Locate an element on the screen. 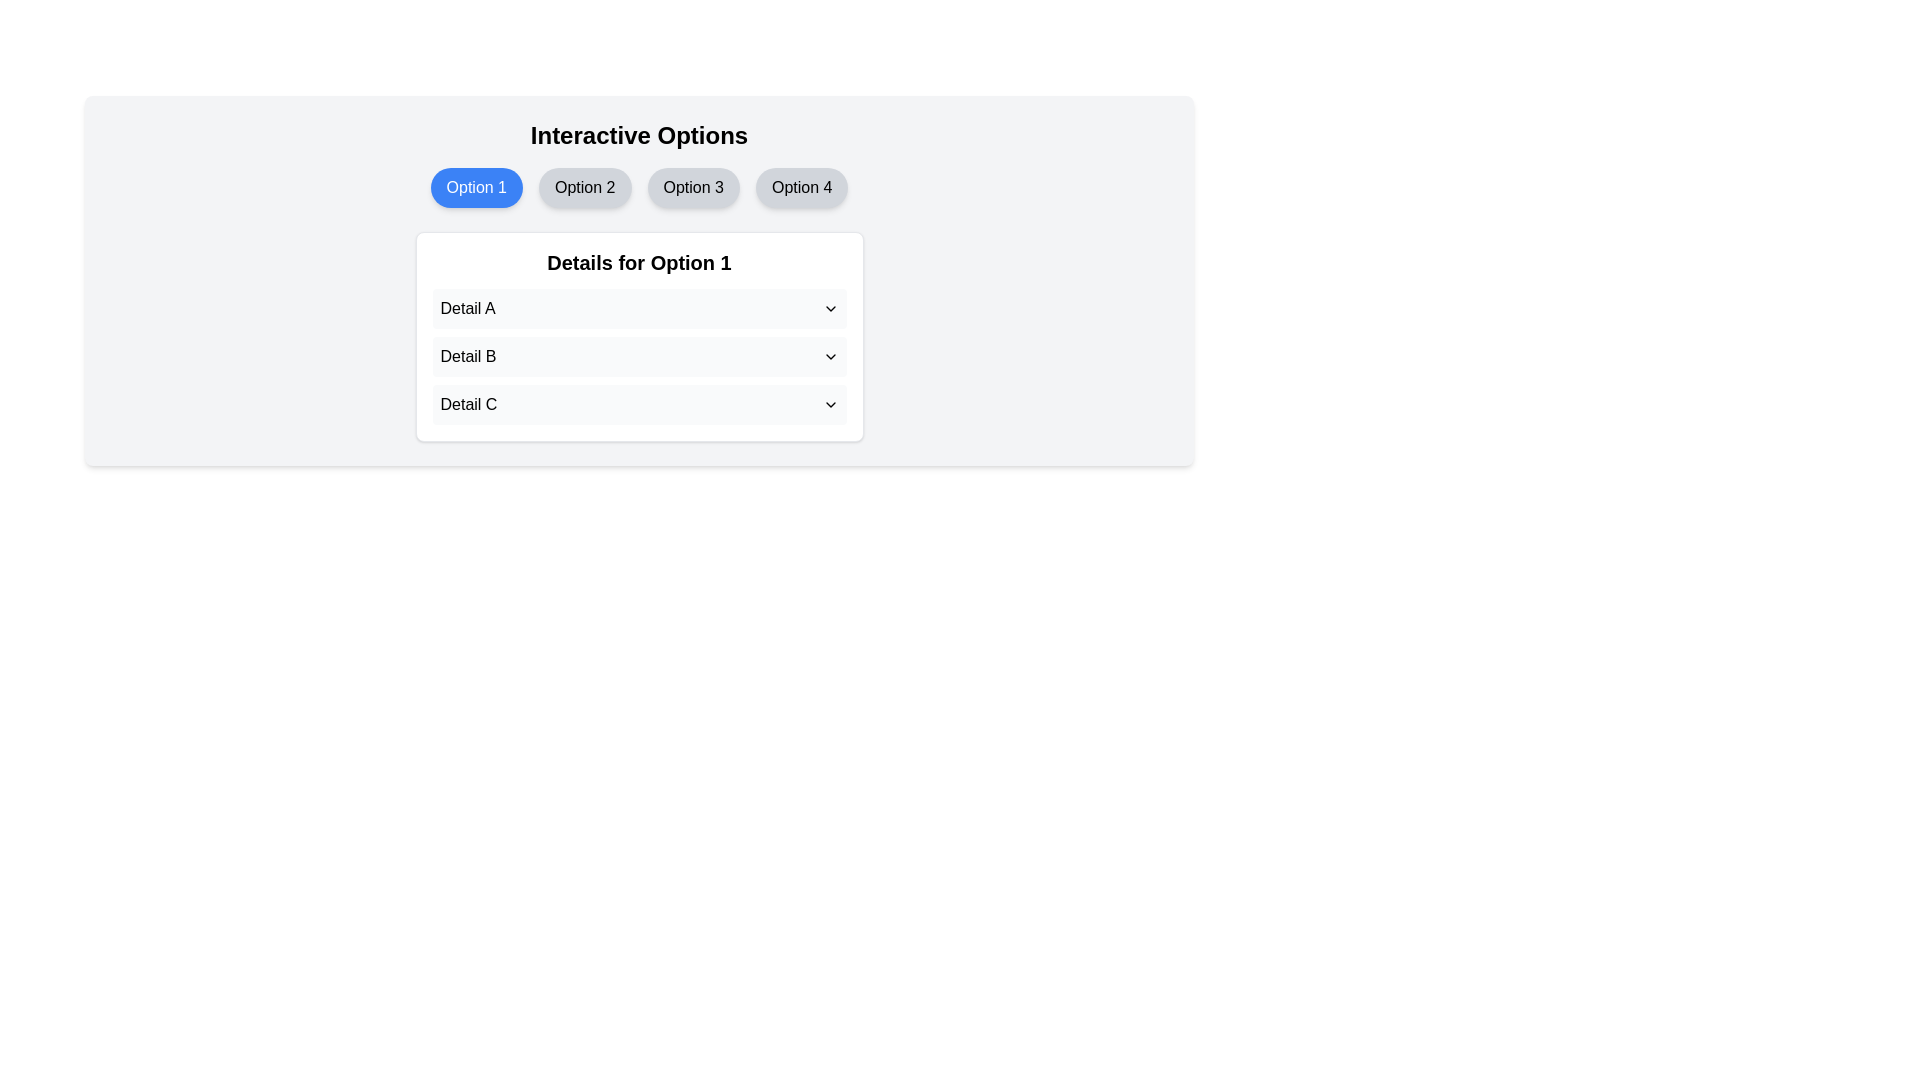 The image size is (1920, 1080). the second item in the vertical list labeled 'Details for Option 1' to interact with its dropdown capabilities is located at coordinates (638, 356).